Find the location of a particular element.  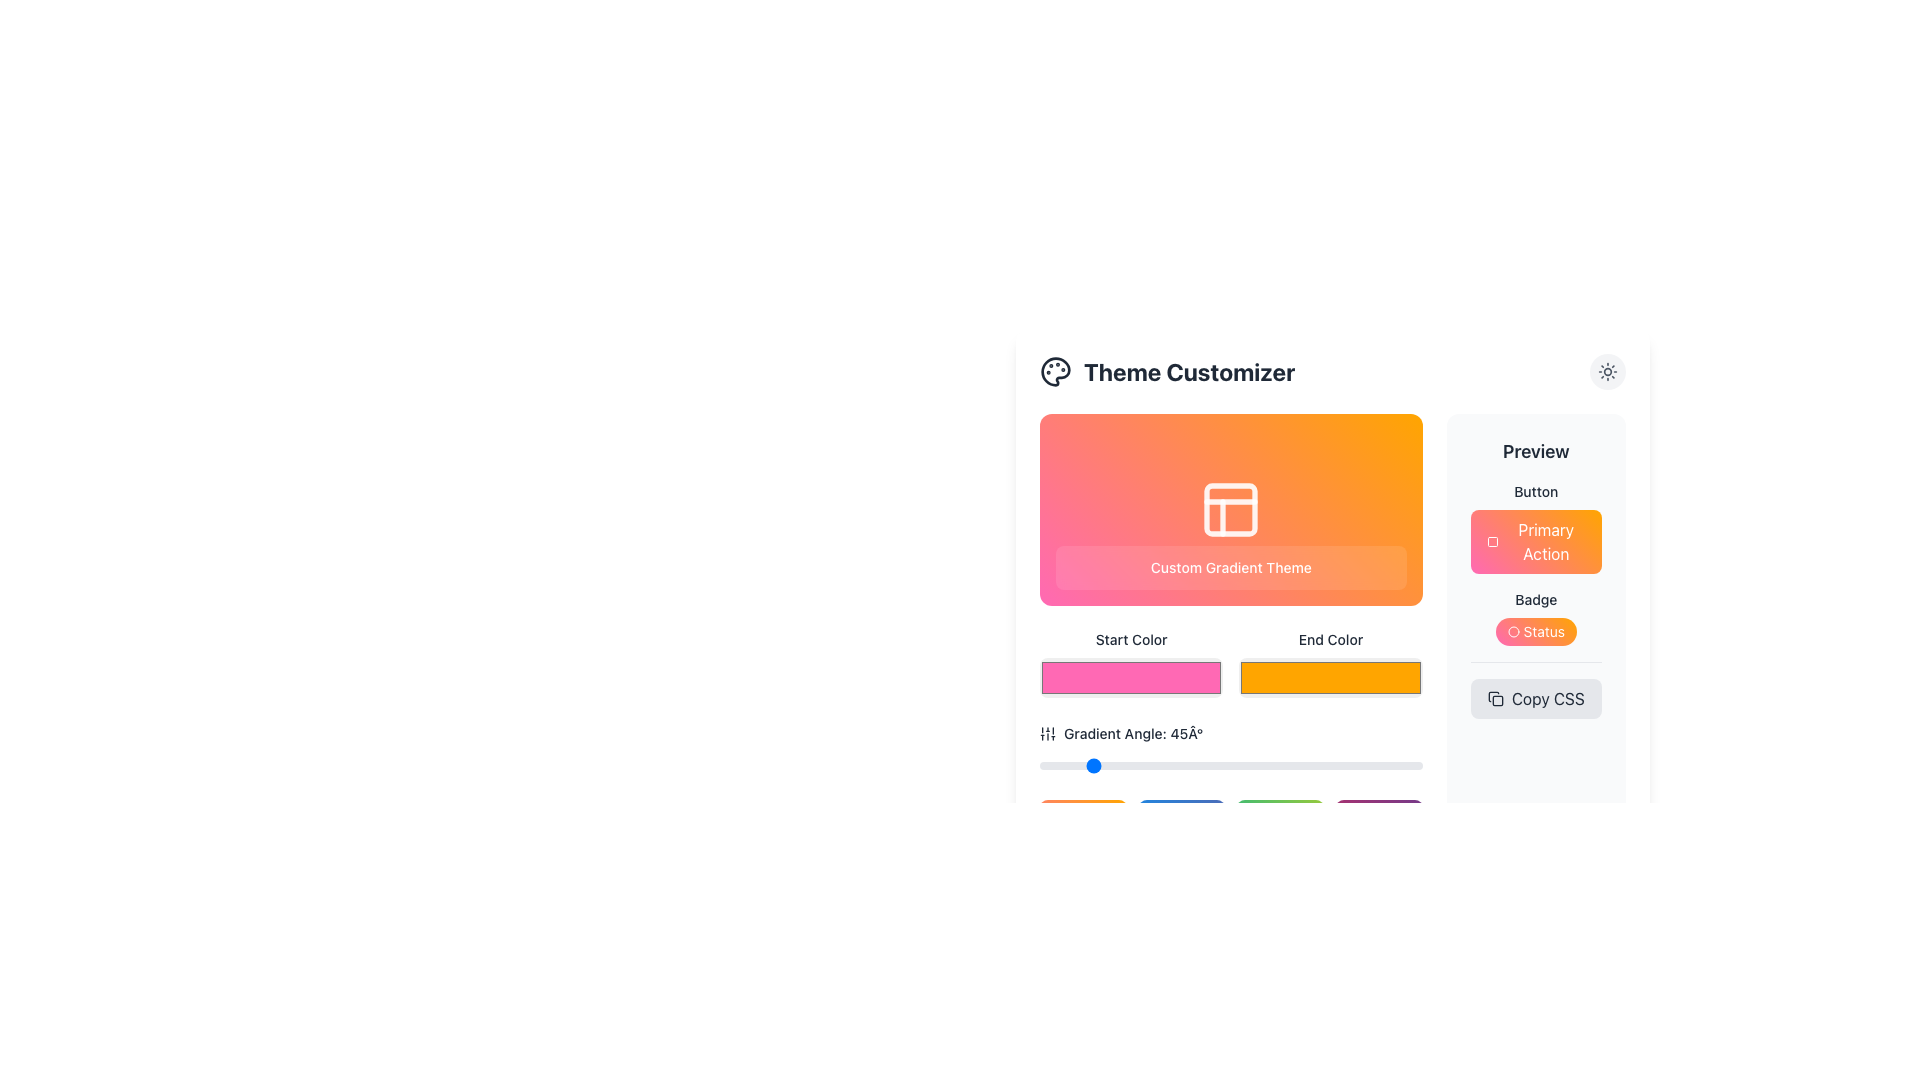

the horizontal slider styled as a thin bar with rounded edges located beneath the label 'Gradient Angle: 45°' to set a specific position is located at coordinates (1229, 765).